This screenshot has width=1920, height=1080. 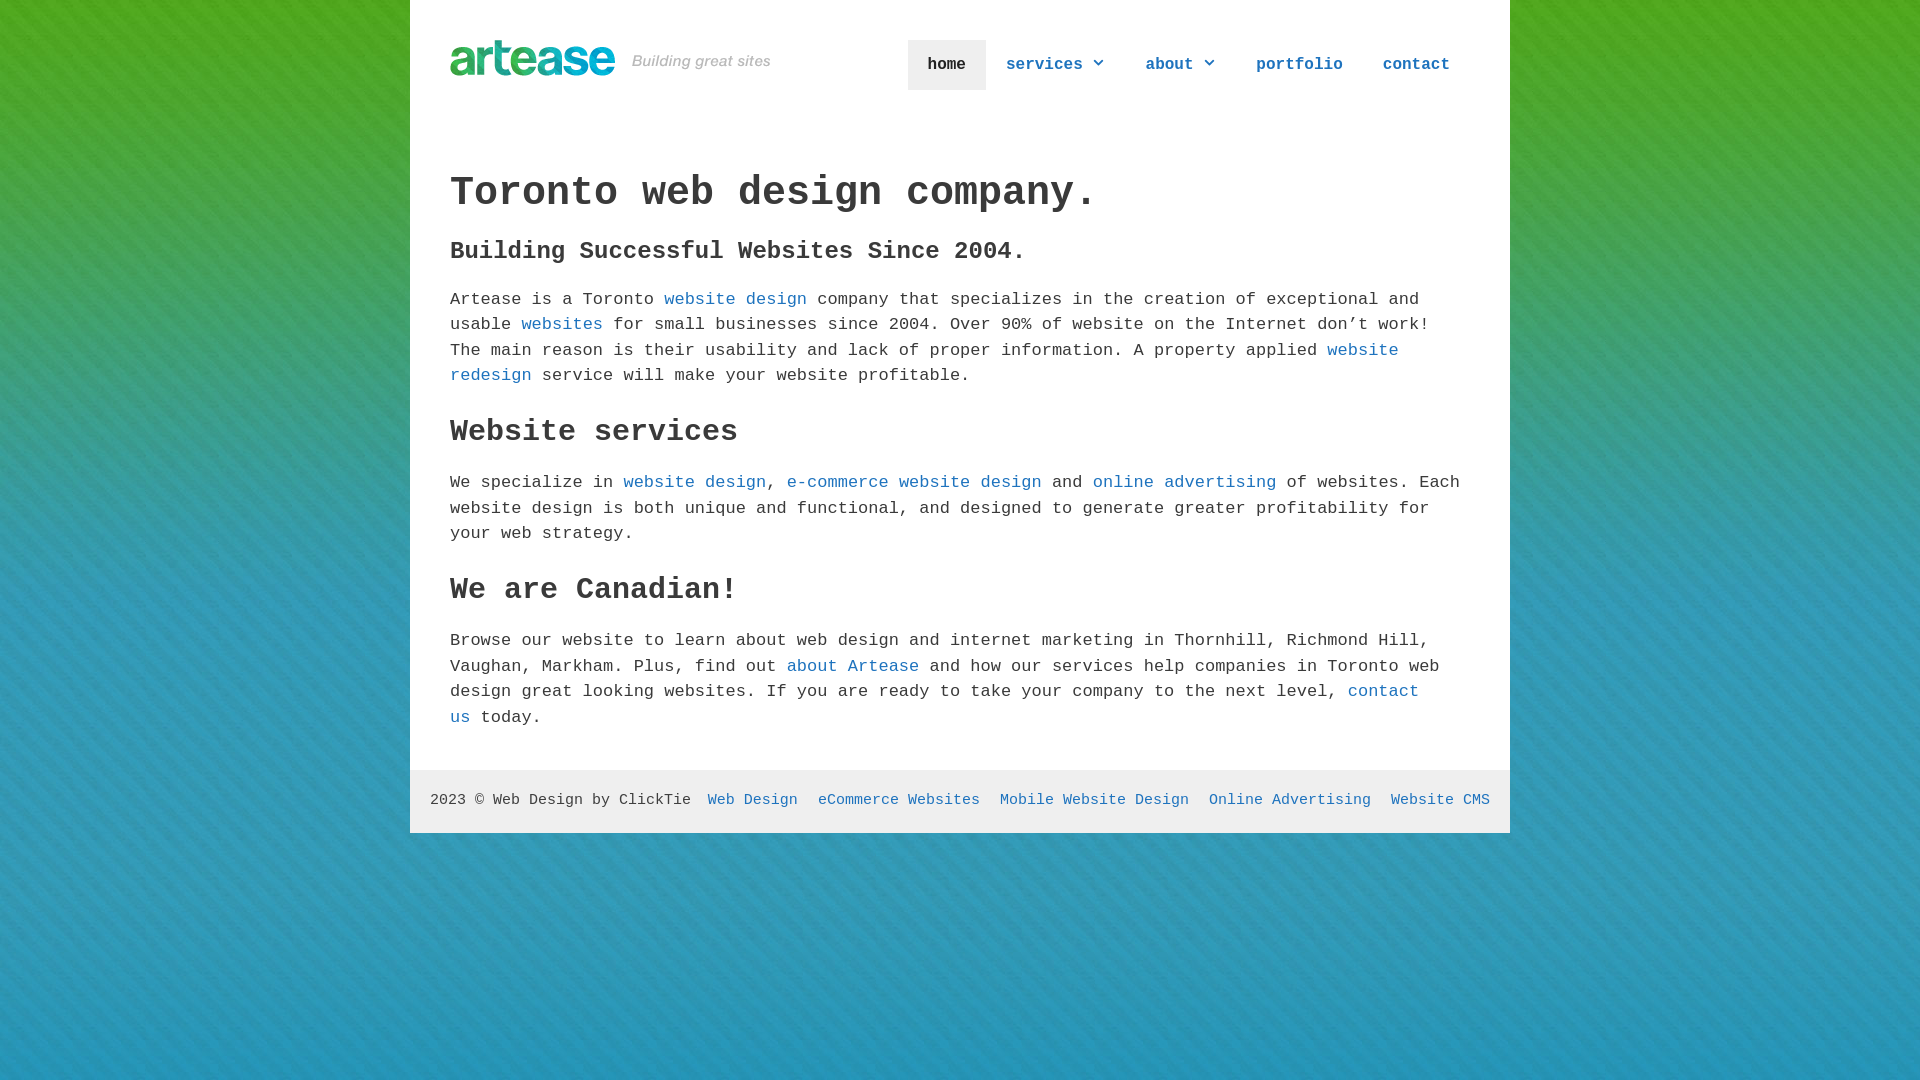 What do you see at coordinates (1415, 64) in the screenshot?
I see `'contact'` at bounding box center [1415, 64].